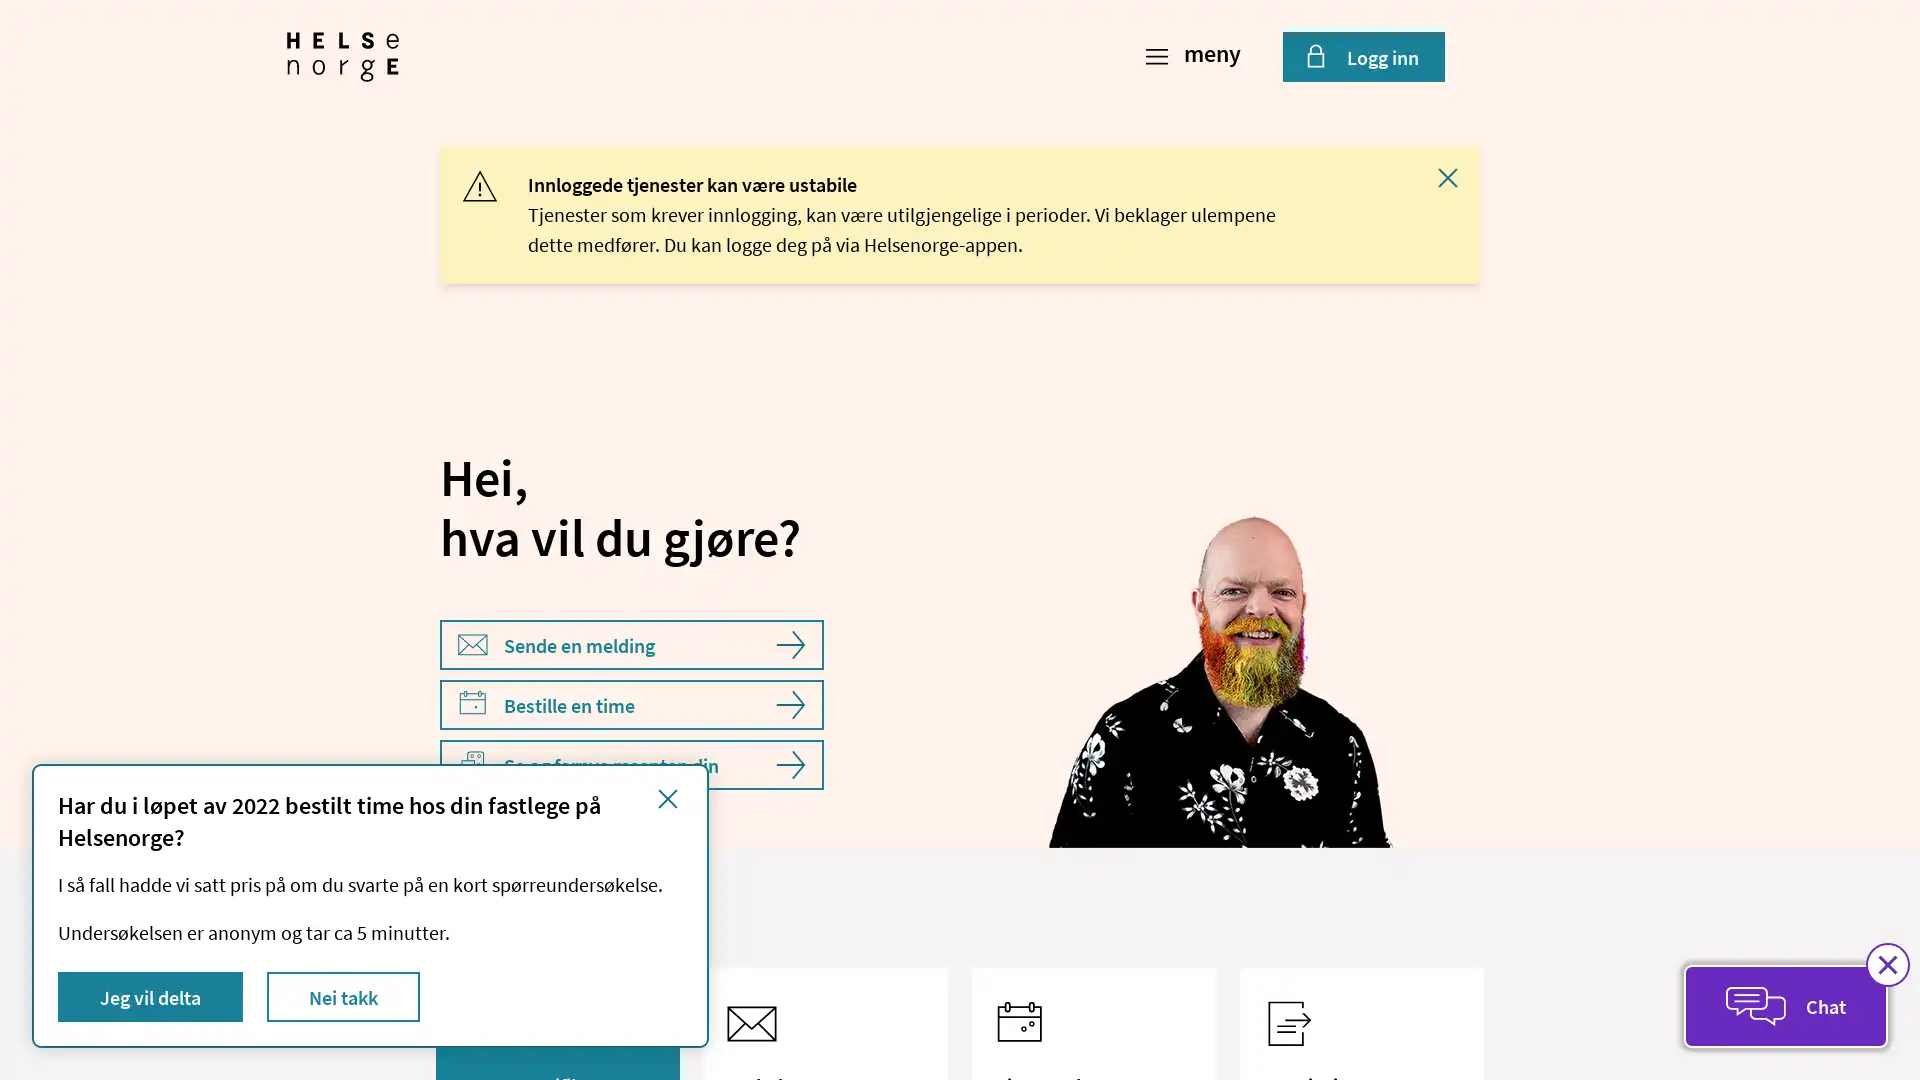  What do you see at coordinates (1785, 1006) in the screenshot?
I see `Chat` at bounding box center [1785, 1006].